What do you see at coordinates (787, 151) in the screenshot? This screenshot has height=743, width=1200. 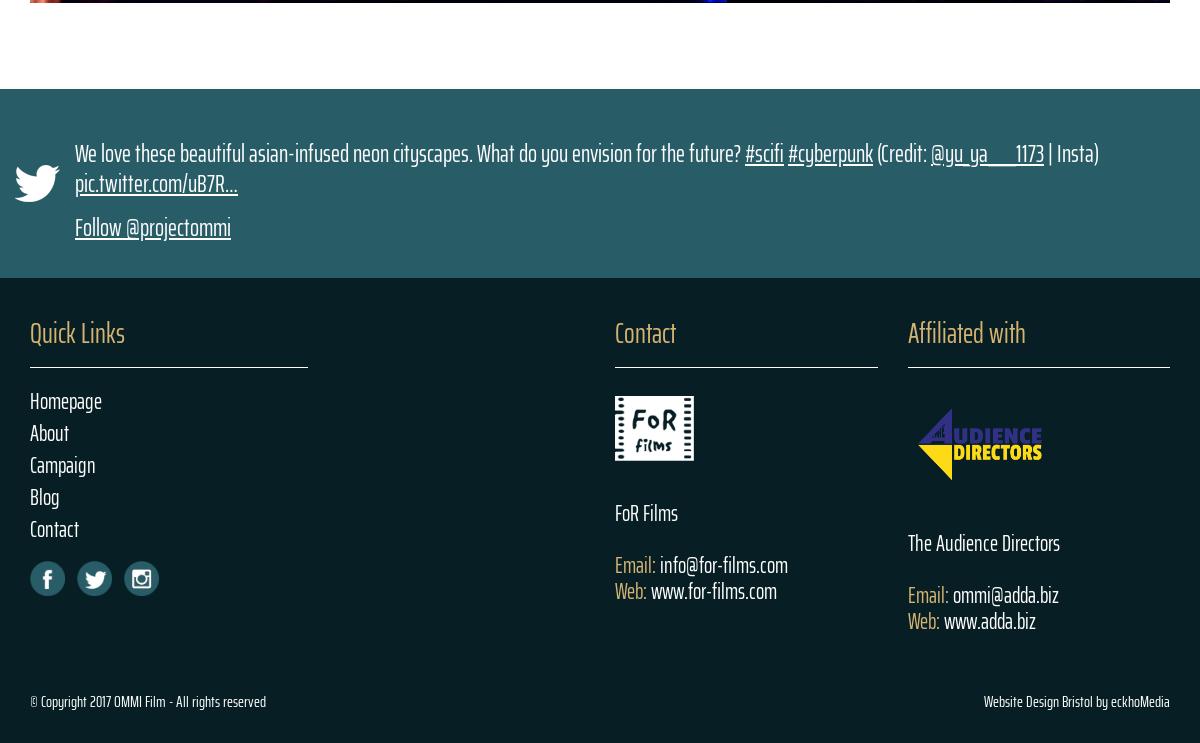 I see `'#cyberpunk'` at bounding box center [787, 151].